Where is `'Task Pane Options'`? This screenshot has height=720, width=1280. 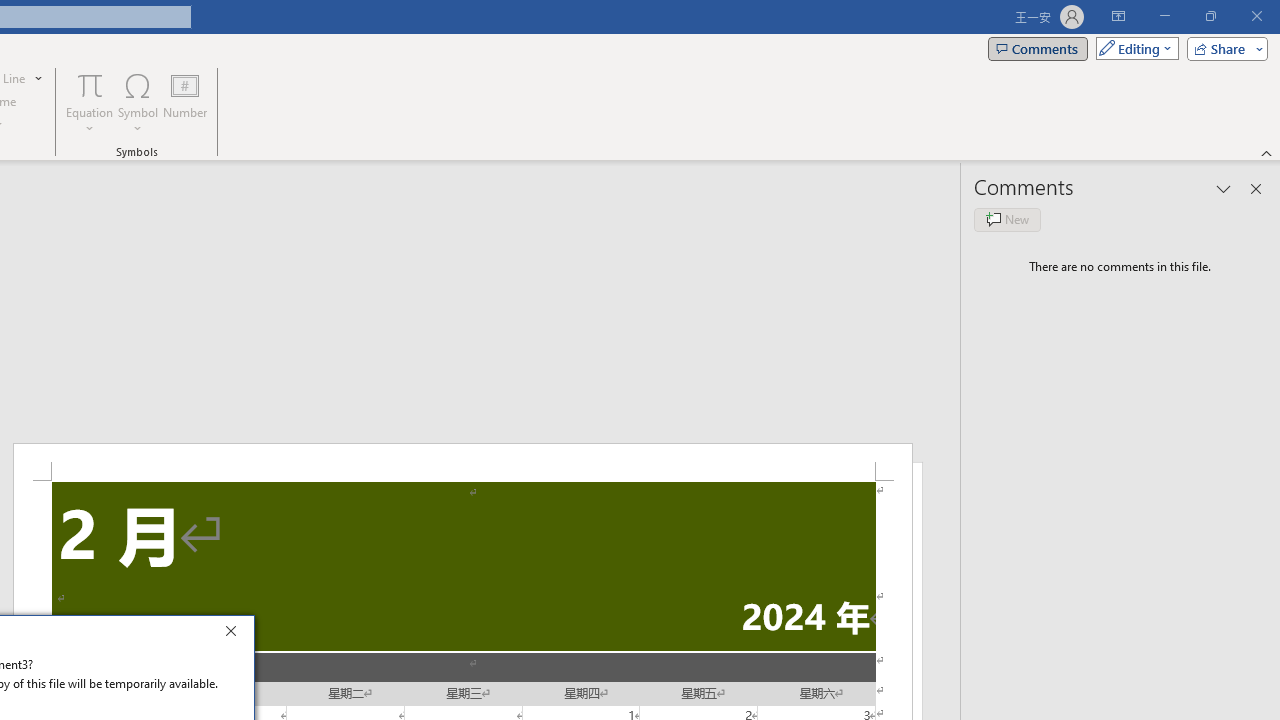 'Task Pane Options' is located at coordinates (1223, 189).